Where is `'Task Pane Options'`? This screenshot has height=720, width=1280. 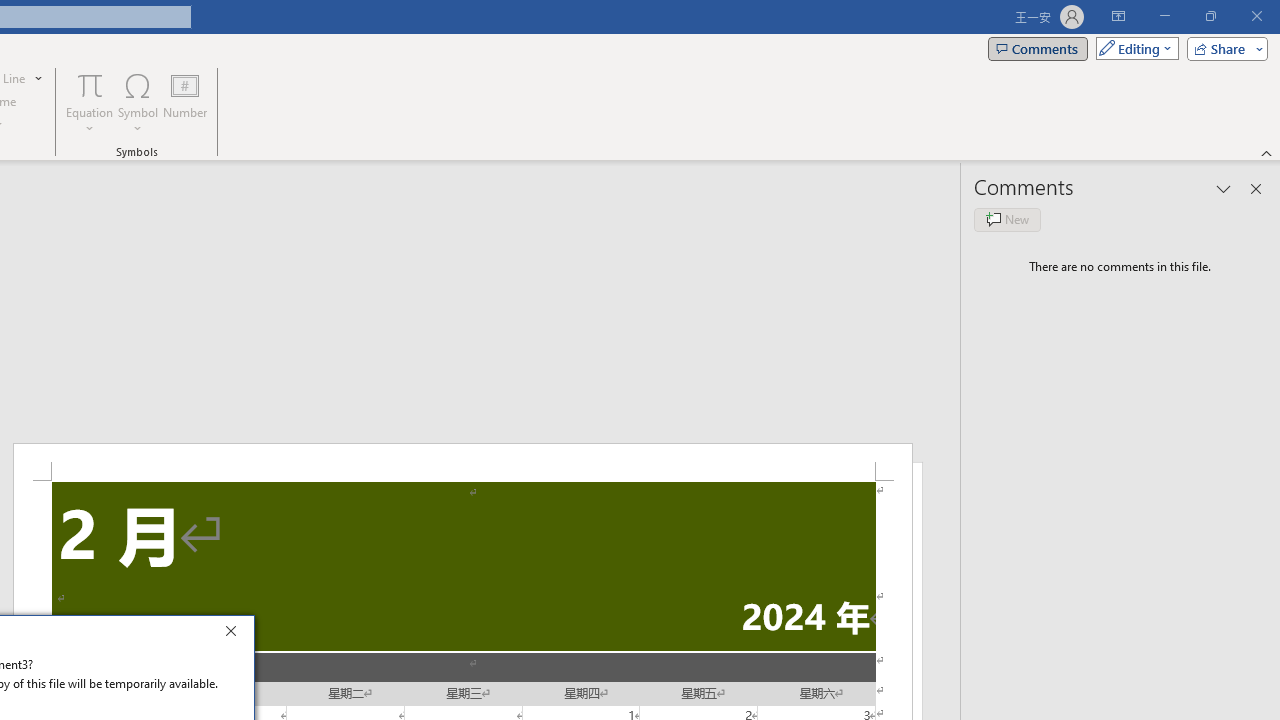 'Task Pane Options' is located at coordinates (1223, 189).